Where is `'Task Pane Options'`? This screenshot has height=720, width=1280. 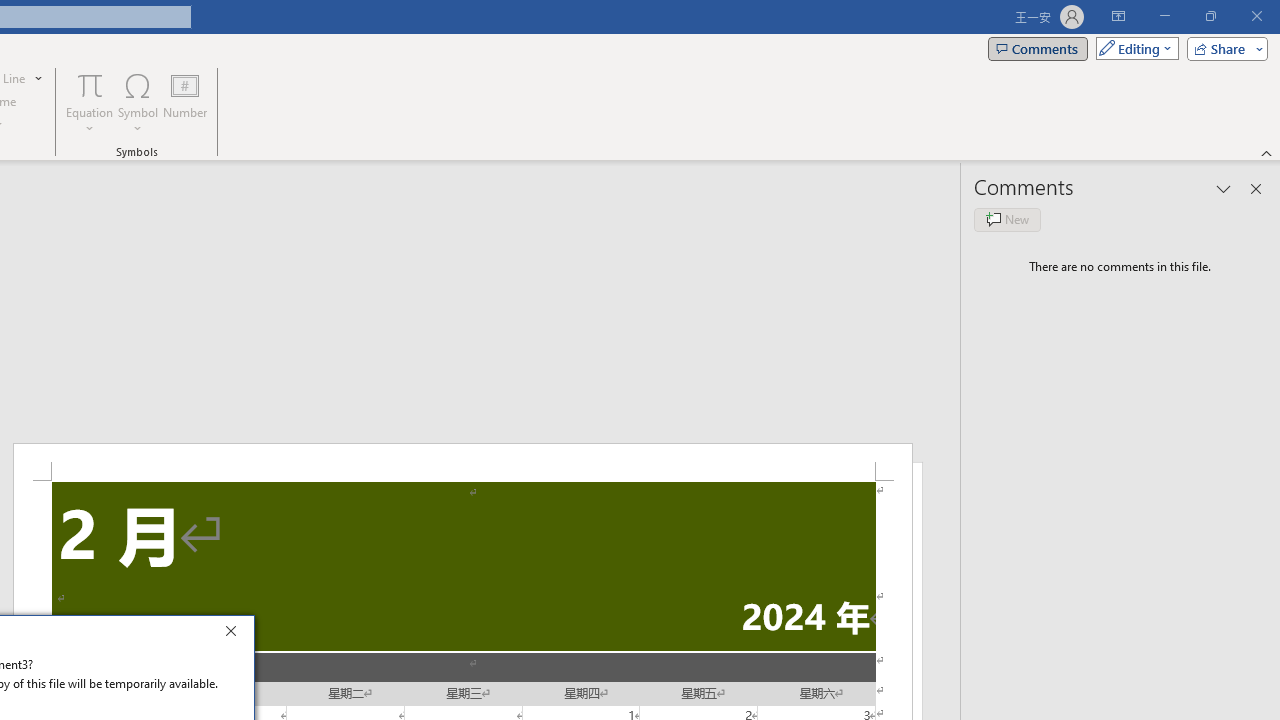 'Task Pane Options' is located at coordinates (1223, 189).